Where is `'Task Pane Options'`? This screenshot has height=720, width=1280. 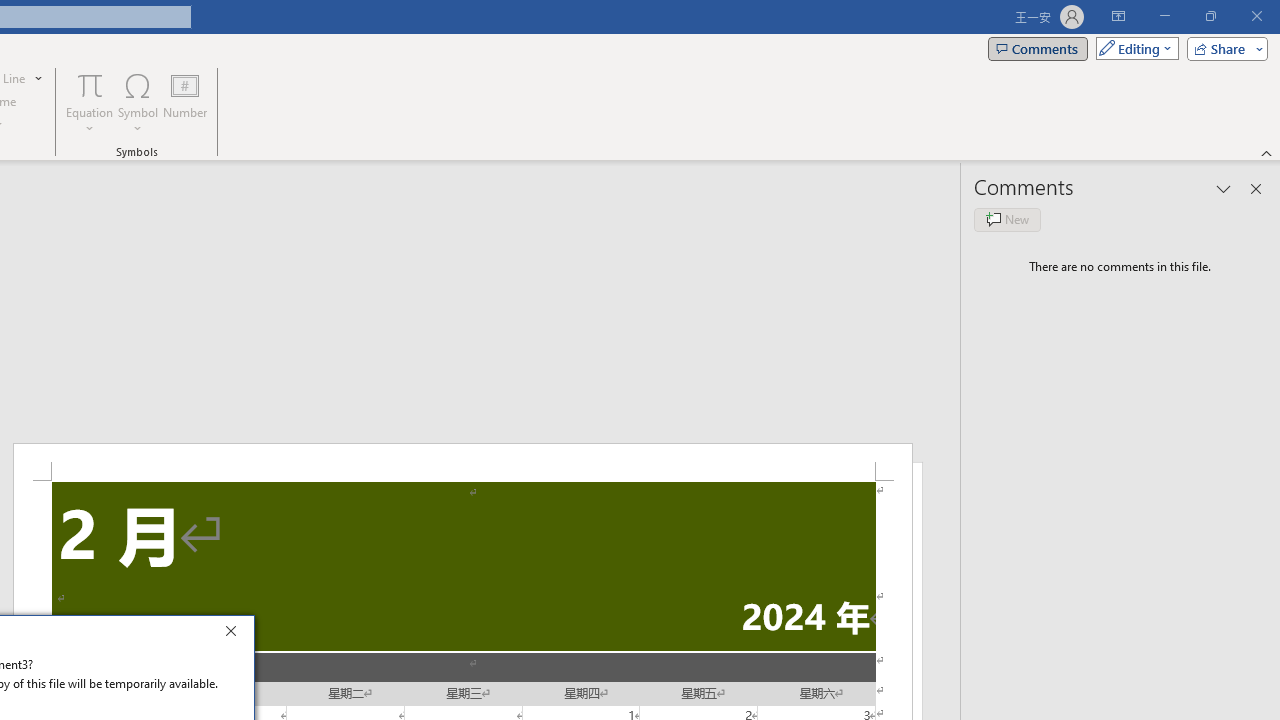 'Task Pane Options' is located at coordinates (1223, 189).